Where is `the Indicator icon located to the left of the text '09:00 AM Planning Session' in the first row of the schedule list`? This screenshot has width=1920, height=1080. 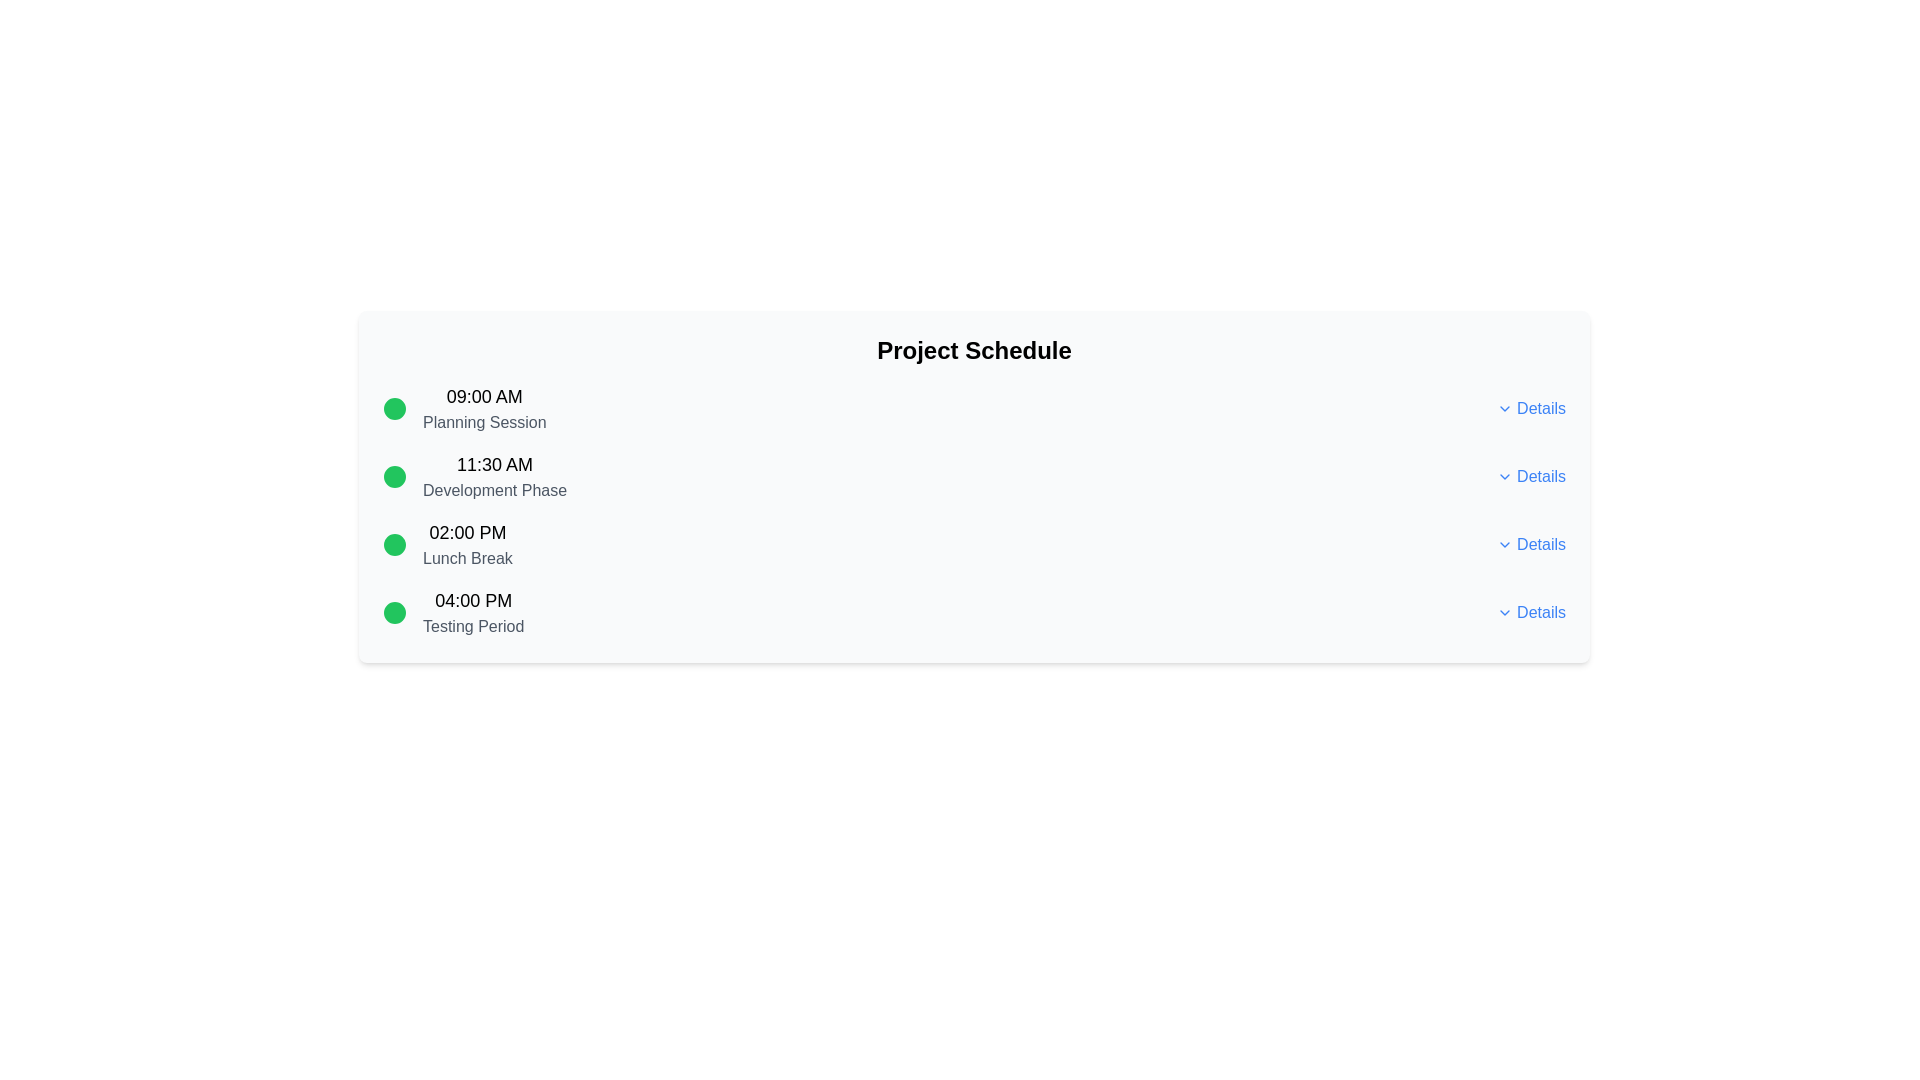 the Indicator icon located to the left of the text '09:00 AM Planning Session' in the first row of the schedule list is located at coordinates (394, 407).